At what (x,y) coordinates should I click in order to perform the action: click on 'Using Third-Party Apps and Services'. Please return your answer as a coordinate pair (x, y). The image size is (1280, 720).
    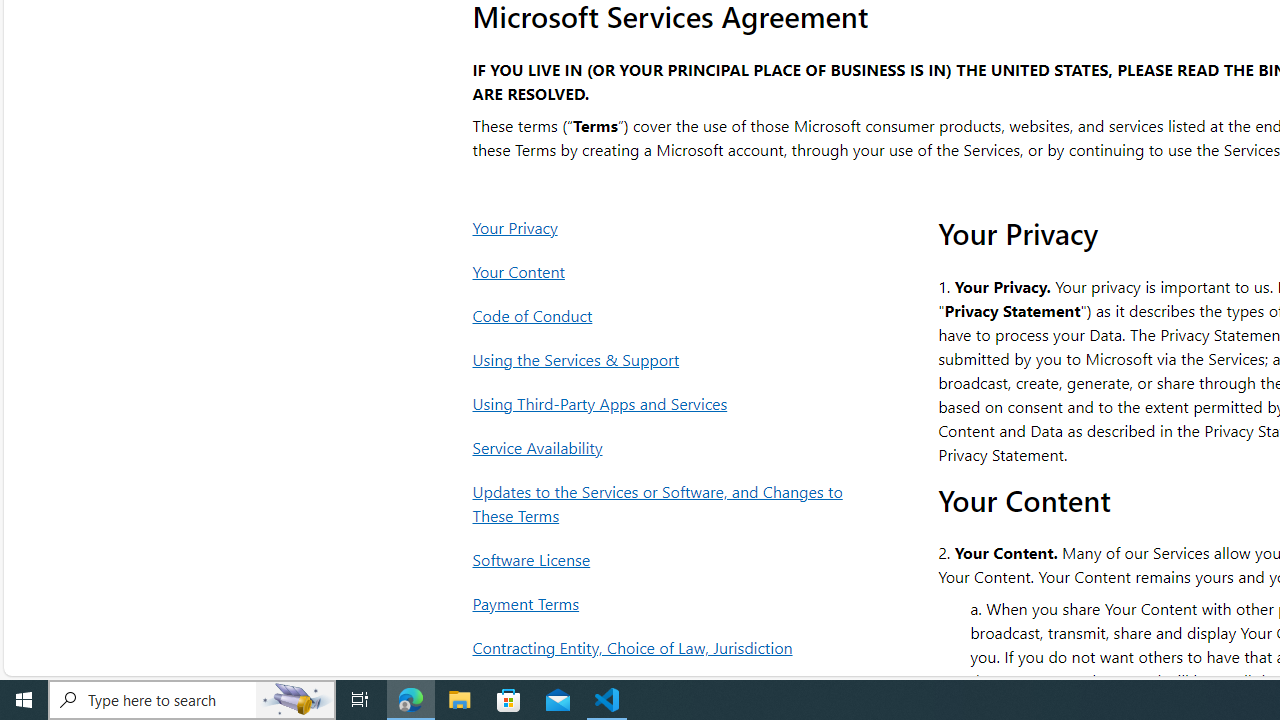
    Looking at the image, I should click on (663, 403).